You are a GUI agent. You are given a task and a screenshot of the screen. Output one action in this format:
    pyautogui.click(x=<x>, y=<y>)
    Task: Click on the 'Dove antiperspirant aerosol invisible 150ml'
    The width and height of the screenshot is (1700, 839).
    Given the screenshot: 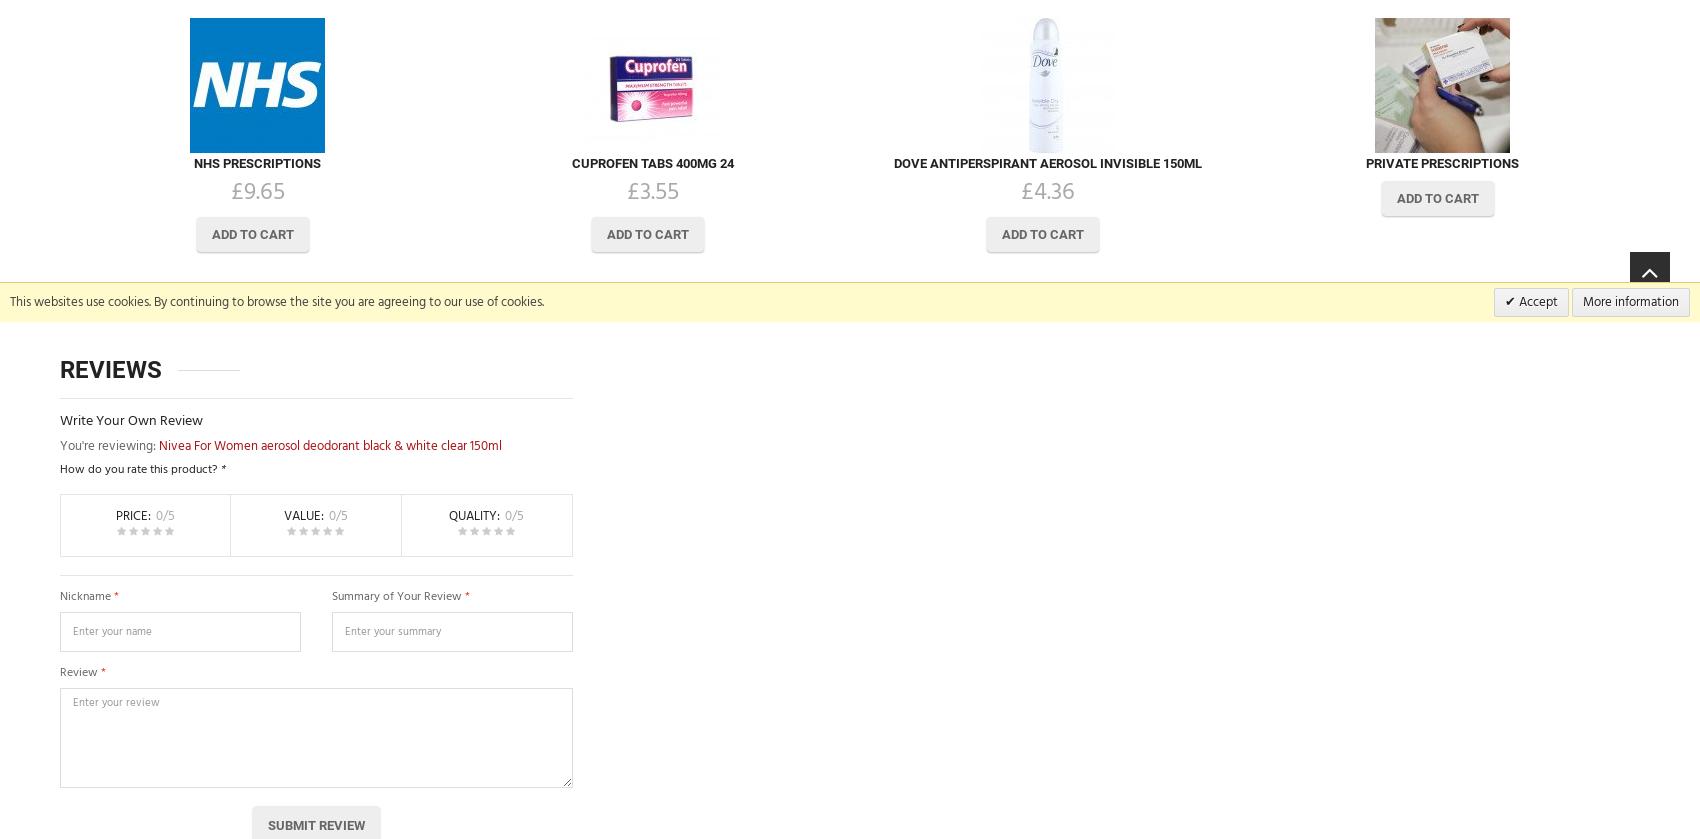 What is the action you would take?
    pyautogui.click(x=1046, y=162)
    